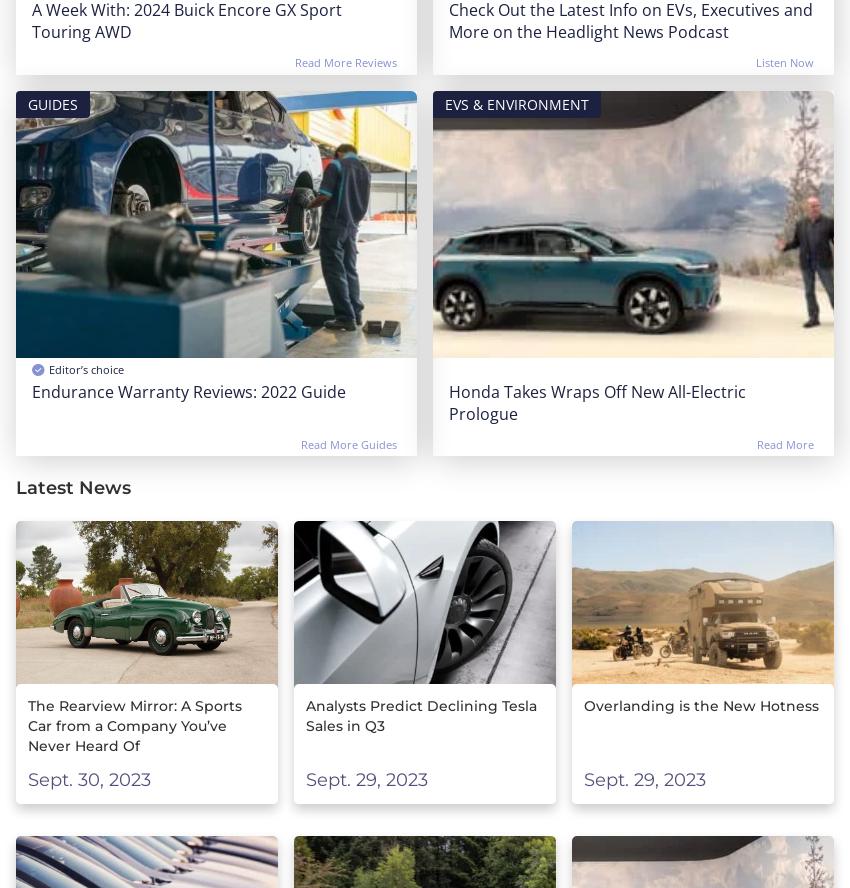 The image size is (850, 888). Describe the element at coordinates (784, 442) in the screenshot. I see `'Read More'` at that location.